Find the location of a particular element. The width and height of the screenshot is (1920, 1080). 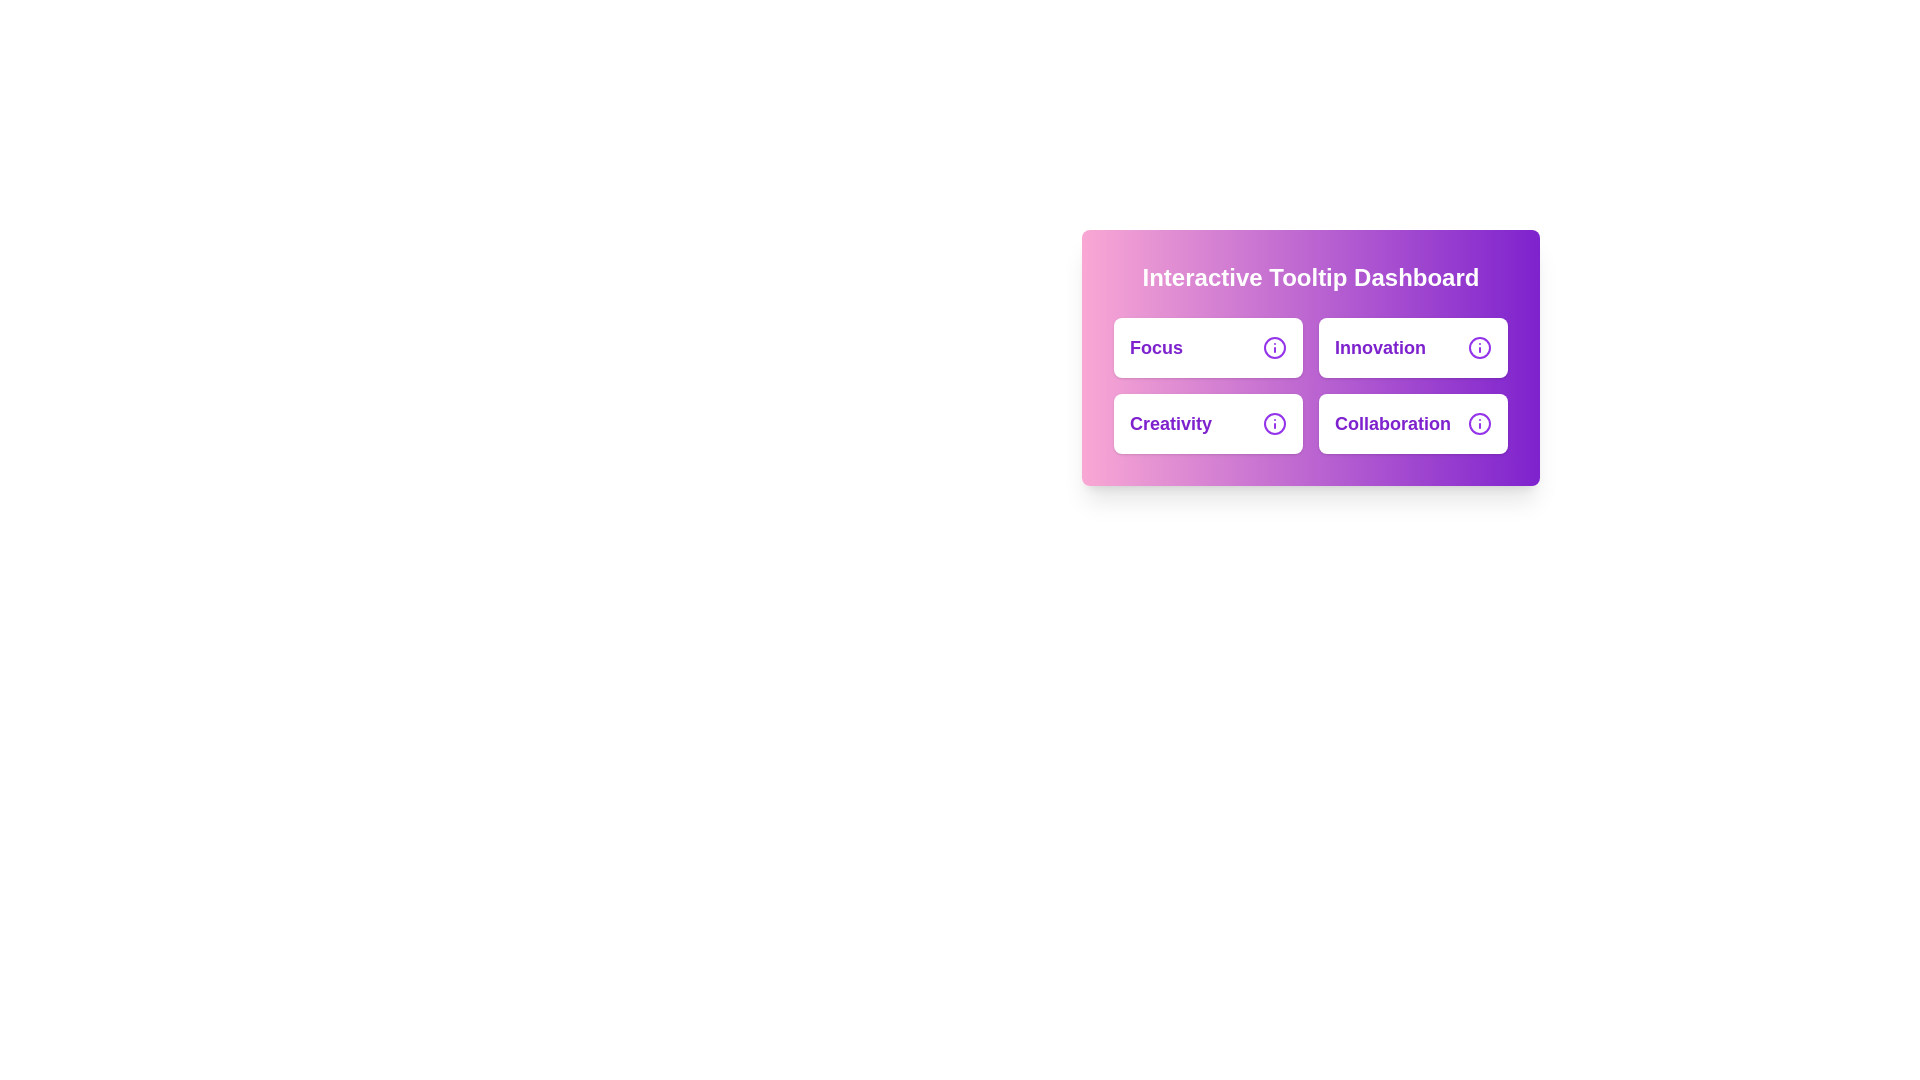

'Focus' button, which is a rectangular button with rounded corners, a white background, bold purple text aligned to the left, and an information icon in purple on its right side is located at coordinates (1207, 346).